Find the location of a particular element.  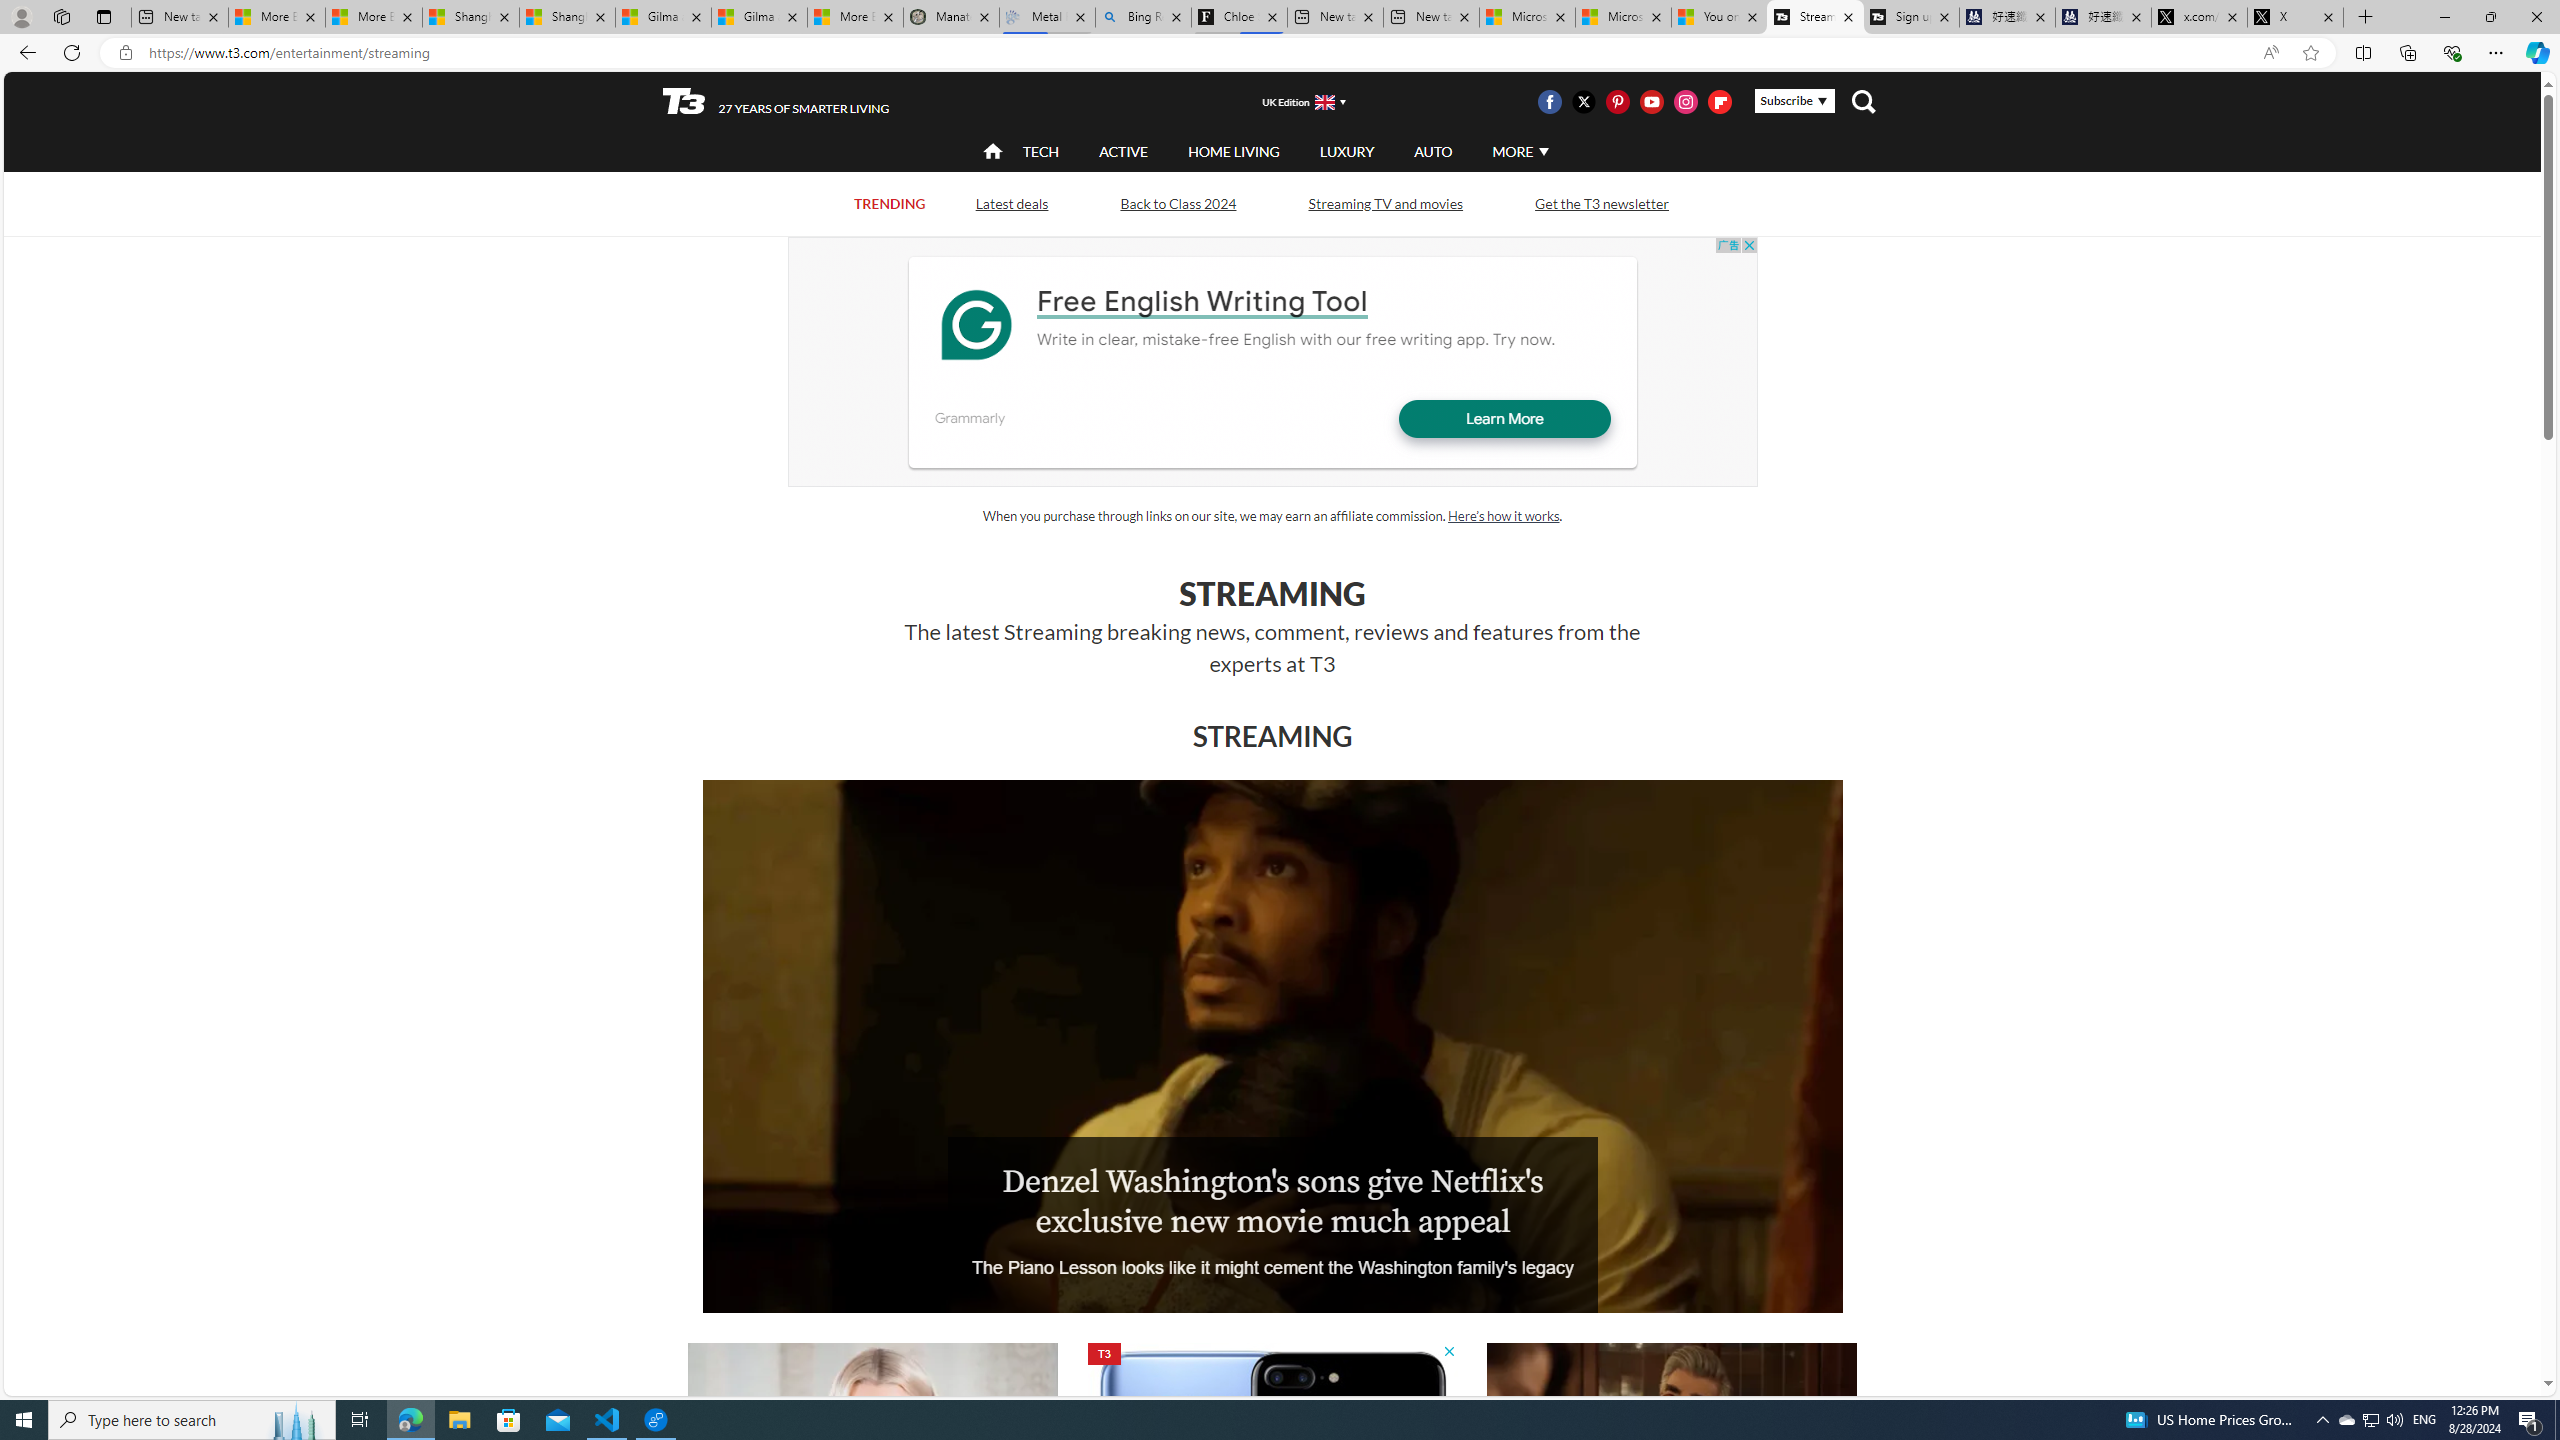

'Manatee Mortality Statistics | FWC' is located at coordinates (951, 16).